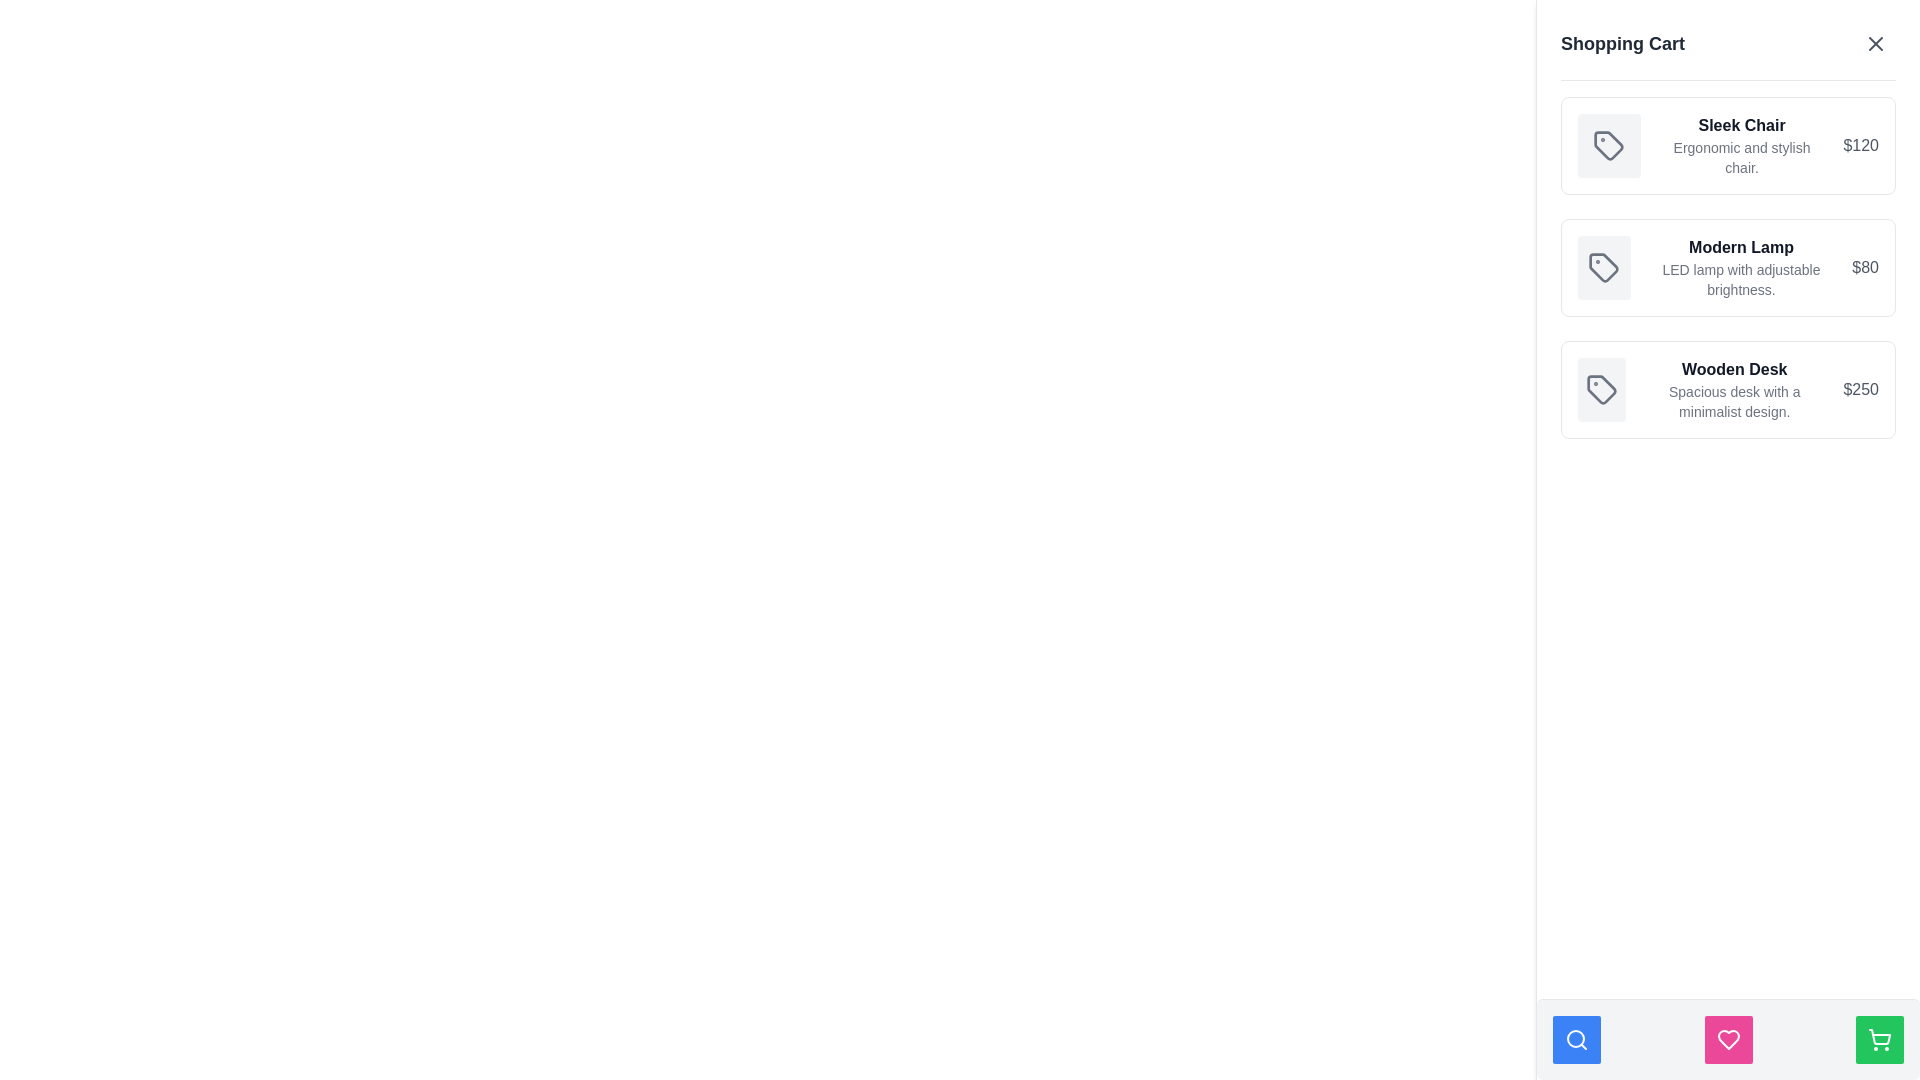 The image size is (1920, 1080). Describe the element at coordinates (1875, 43) in the screenshot. I see `the close button (styled as an SVG icon) located in the top-right corner of the 'Shopping Cart' section` at that location.